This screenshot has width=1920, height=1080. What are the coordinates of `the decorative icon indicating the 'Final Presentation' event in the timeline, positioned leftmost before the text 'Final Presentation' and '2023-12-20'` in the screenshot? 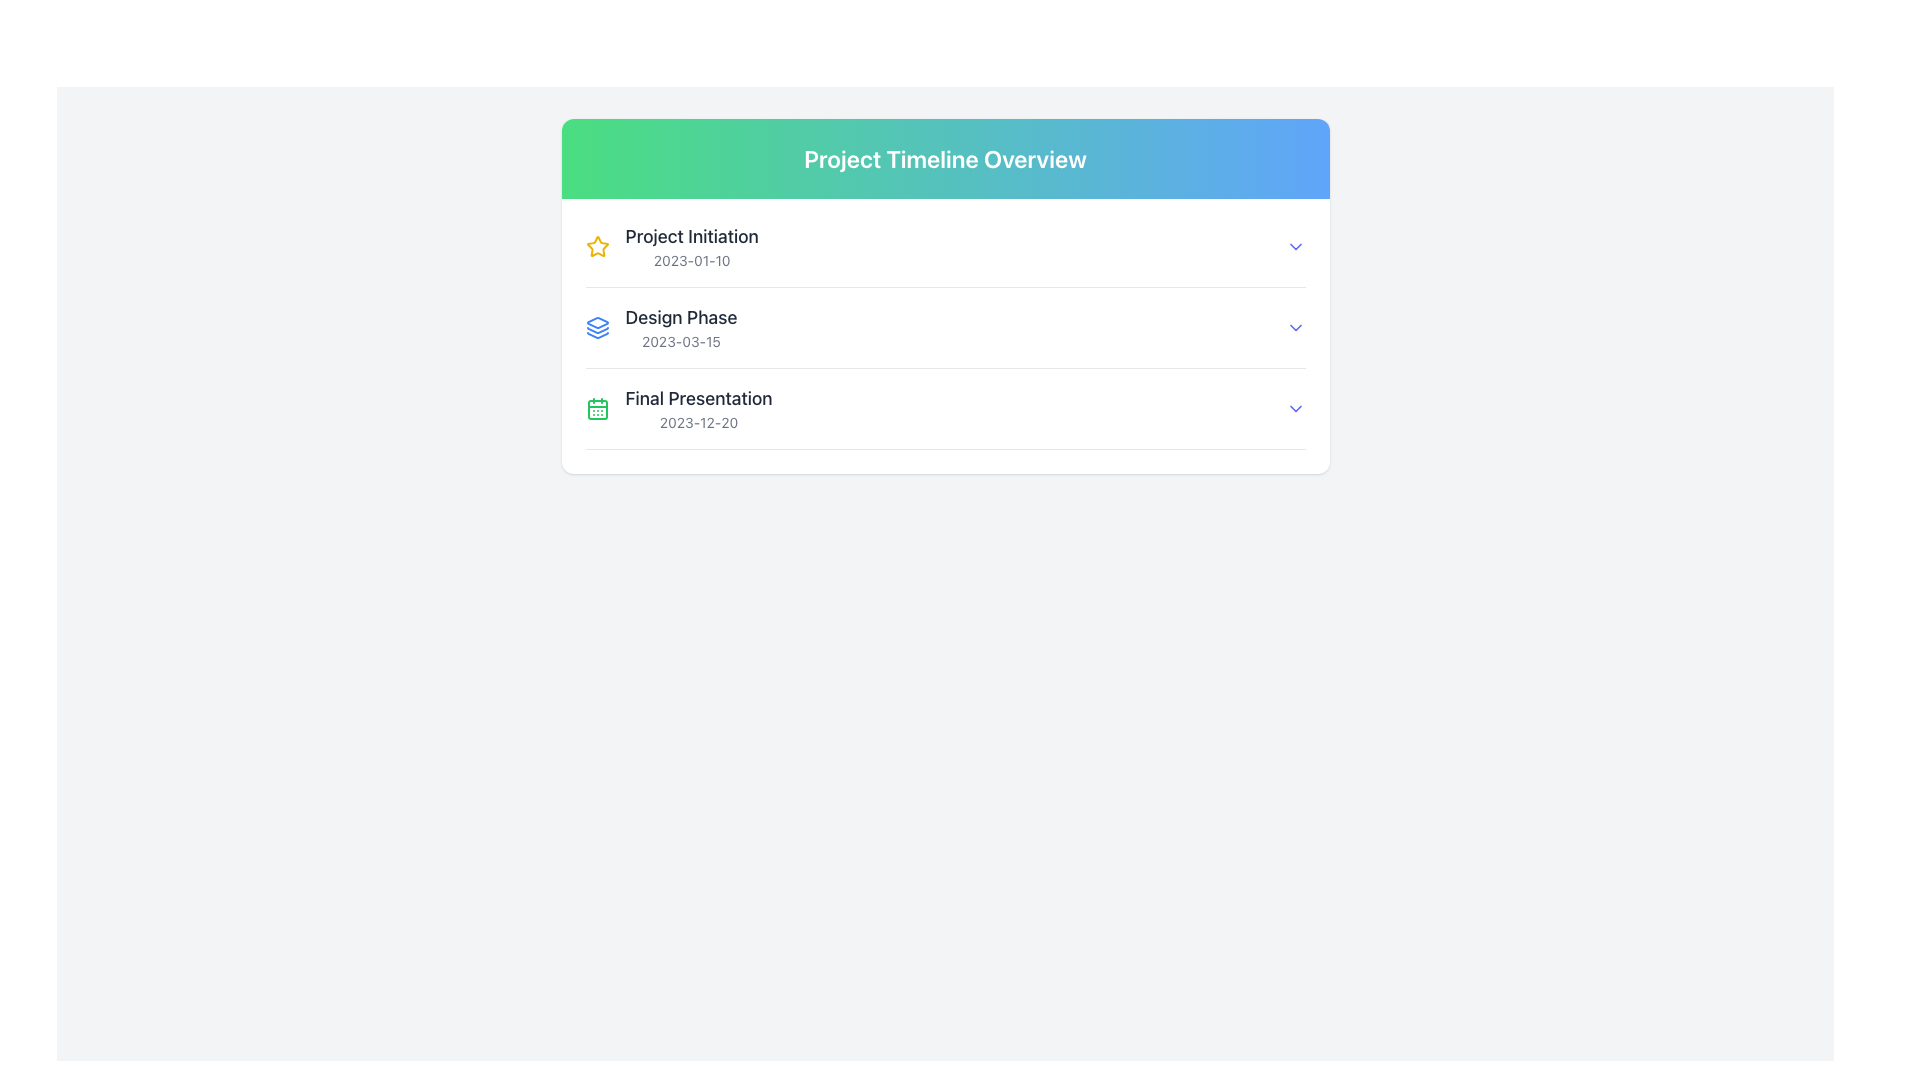 It's located at (596, 407).